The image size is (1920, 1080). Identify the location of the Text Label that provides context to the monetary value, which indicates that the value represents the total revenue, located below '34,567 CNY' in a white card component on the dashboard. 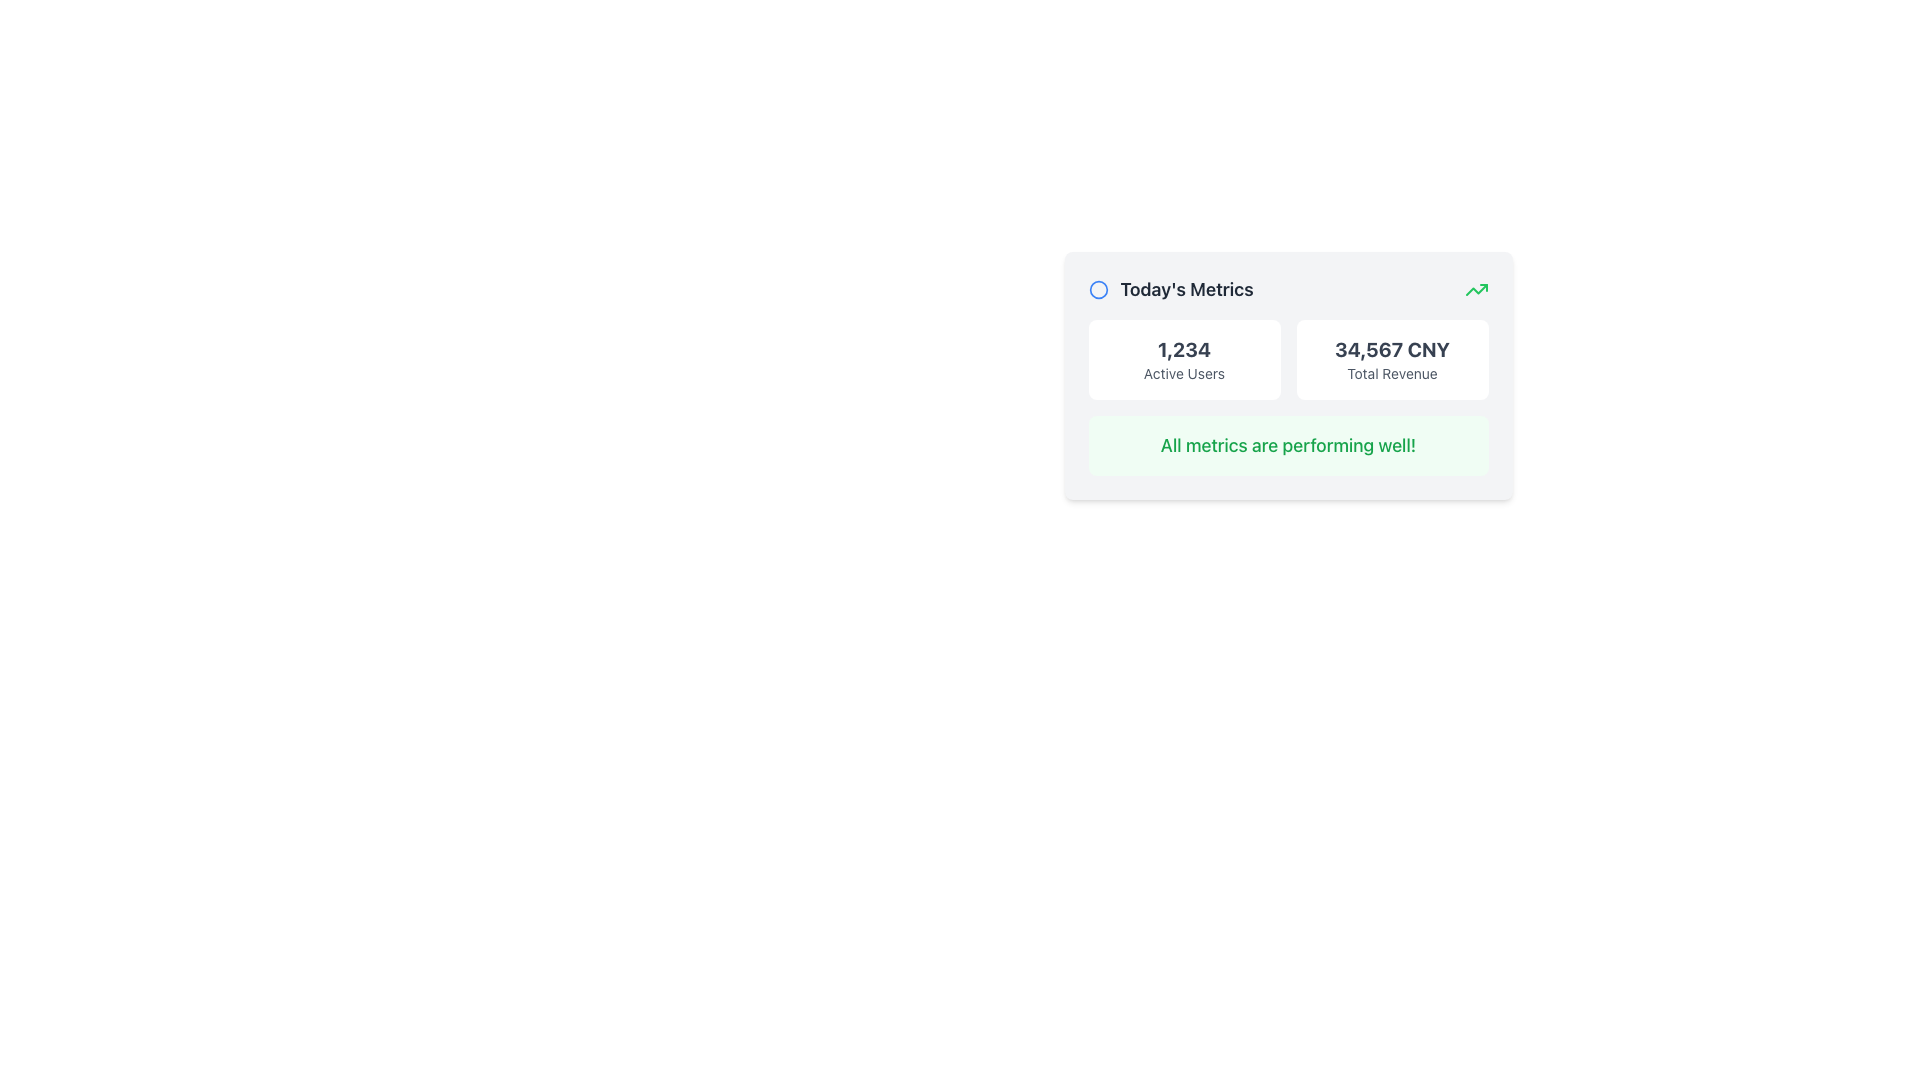
(1391, 374).